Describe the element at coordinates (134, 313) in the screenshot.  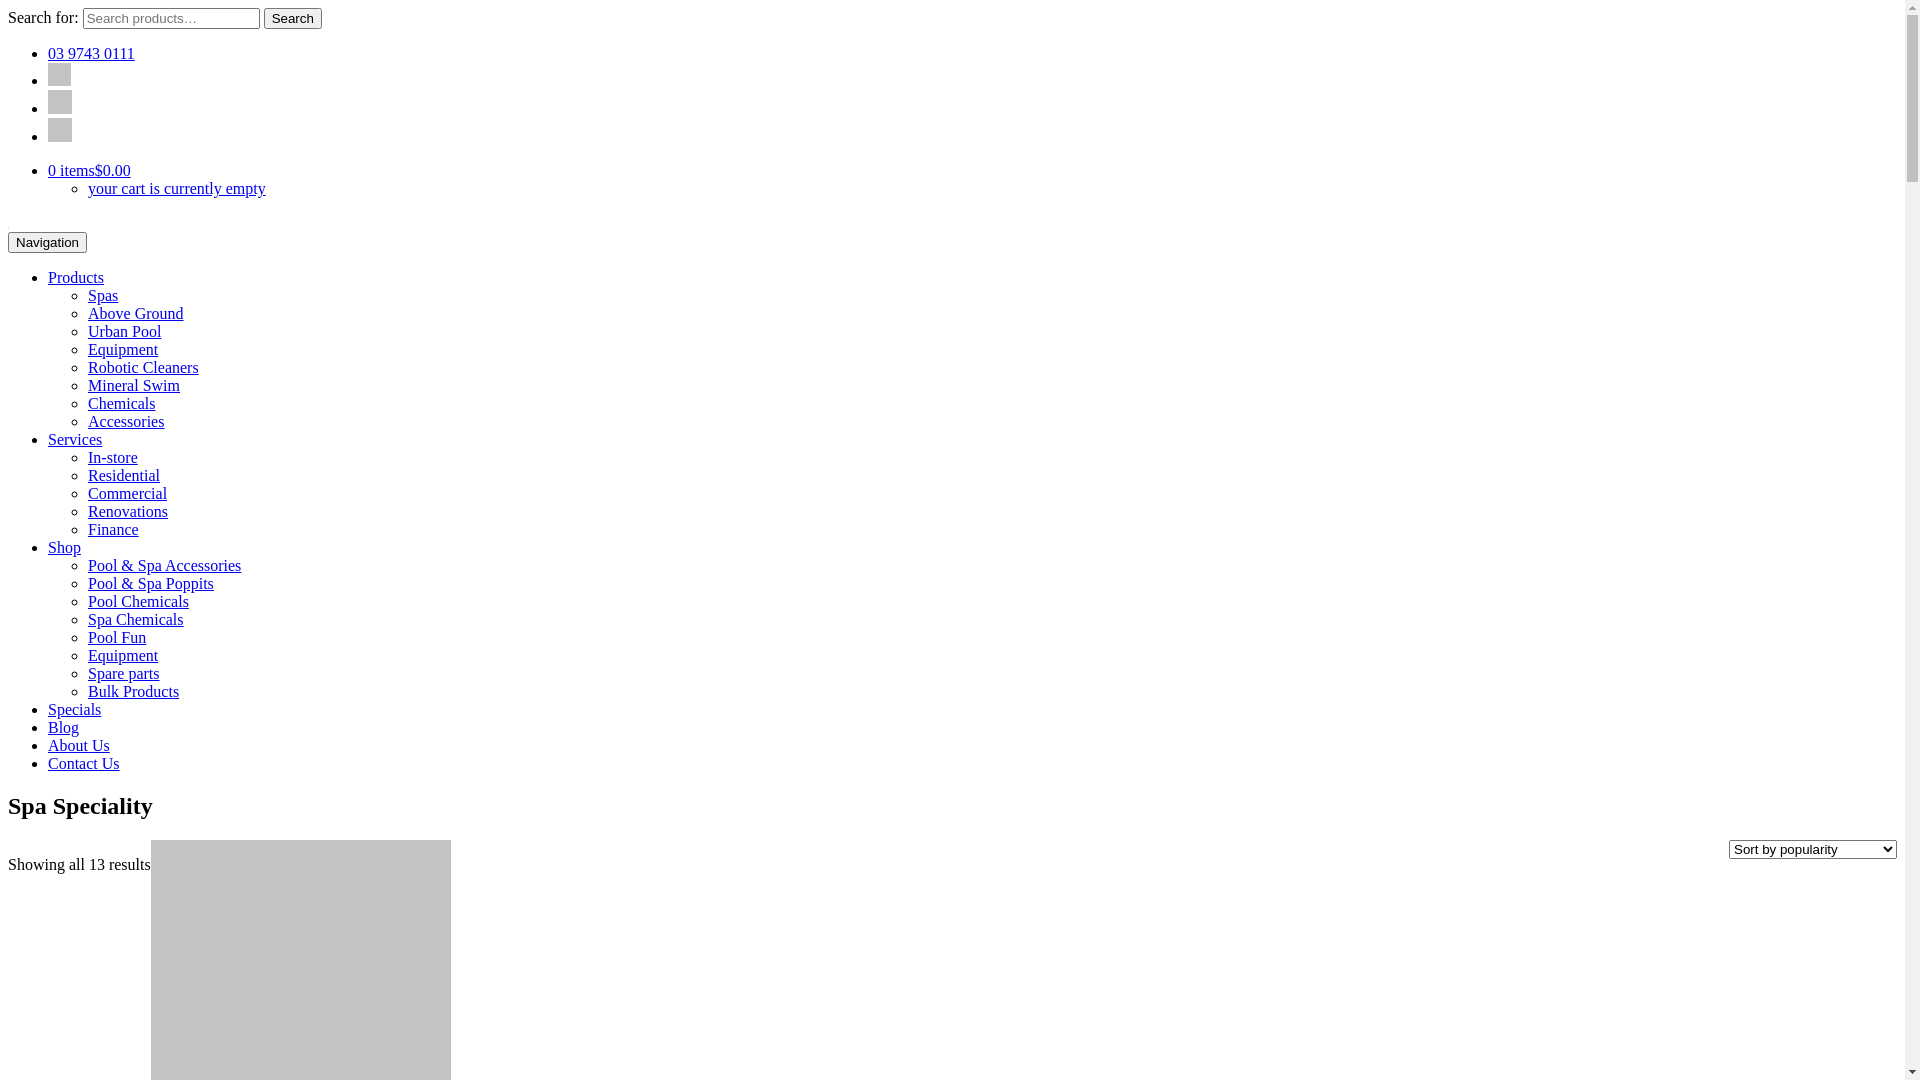
I see `'Above Ground'` at that location.